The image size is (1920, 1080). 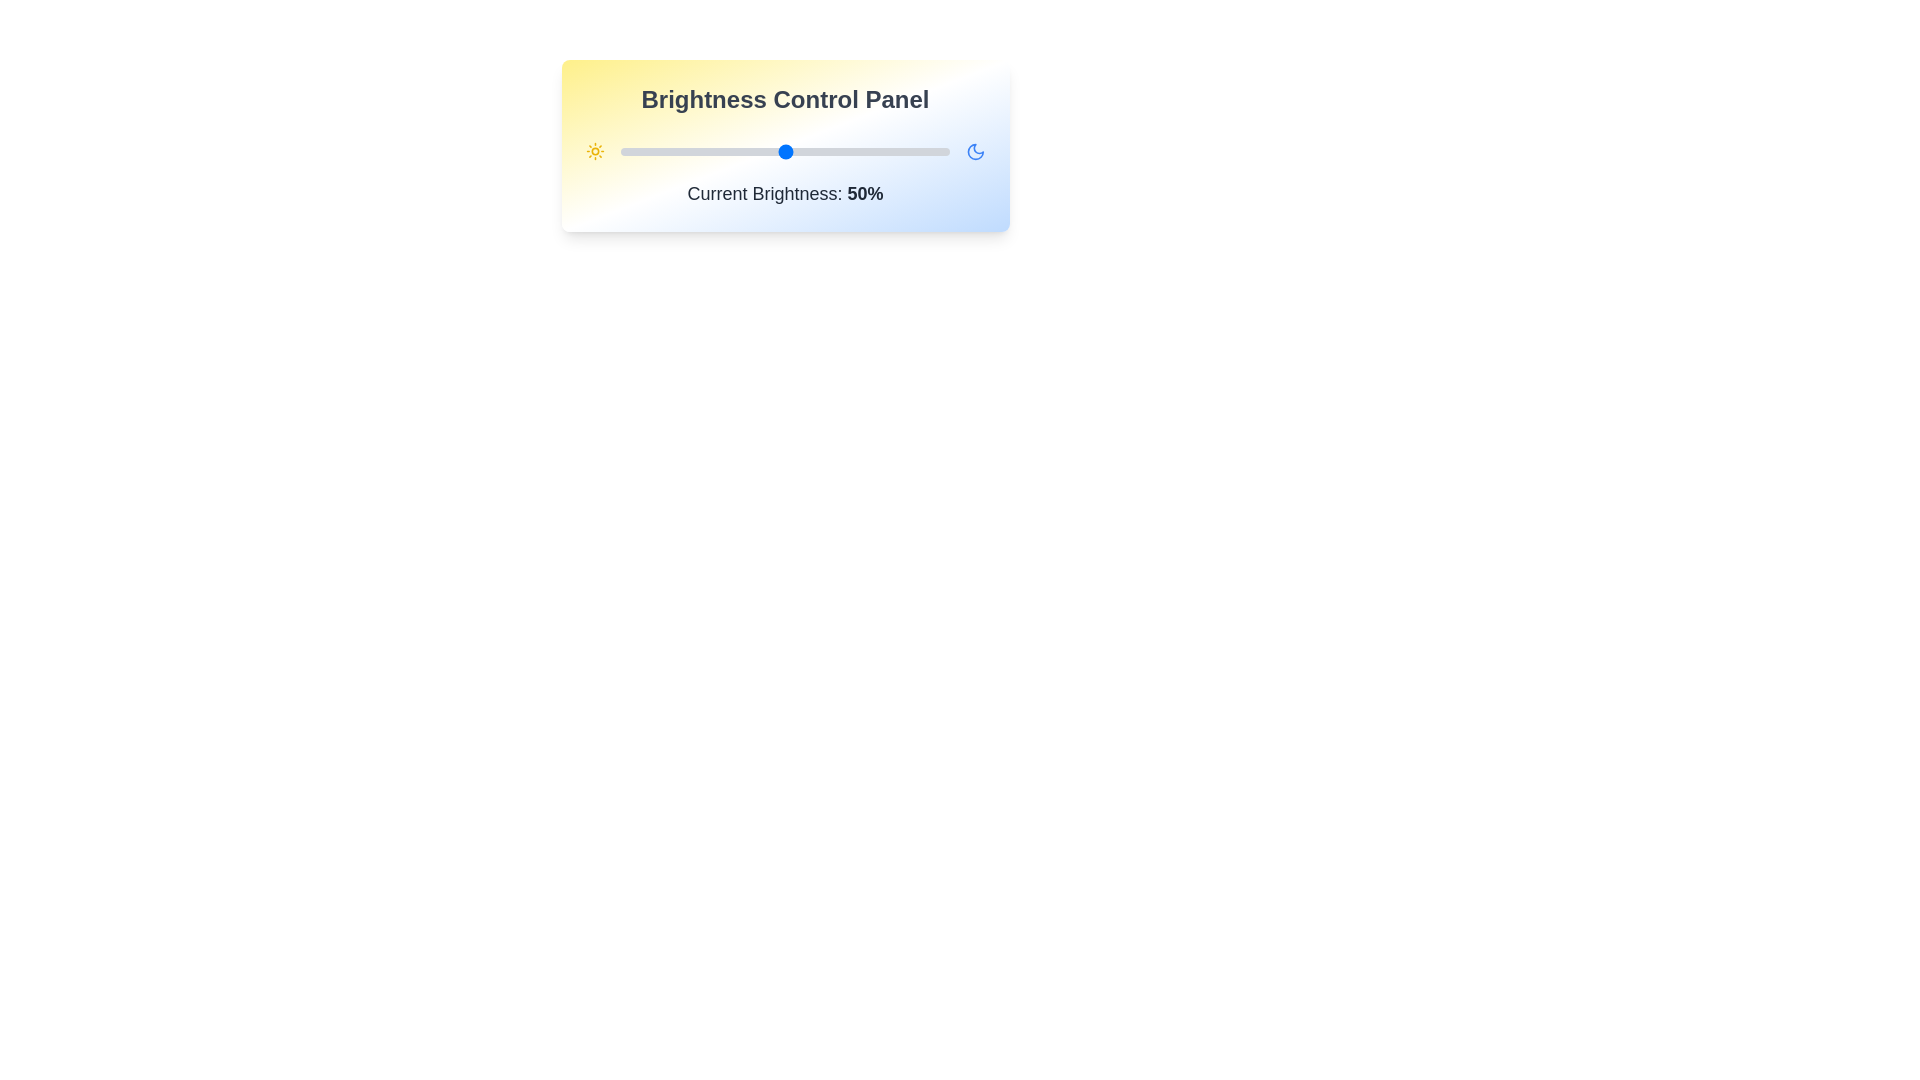 I want to click on the informational text label that displays the current brightness level percentage, located at the bottom of the brightness control panel, so click(x=784, y=193).